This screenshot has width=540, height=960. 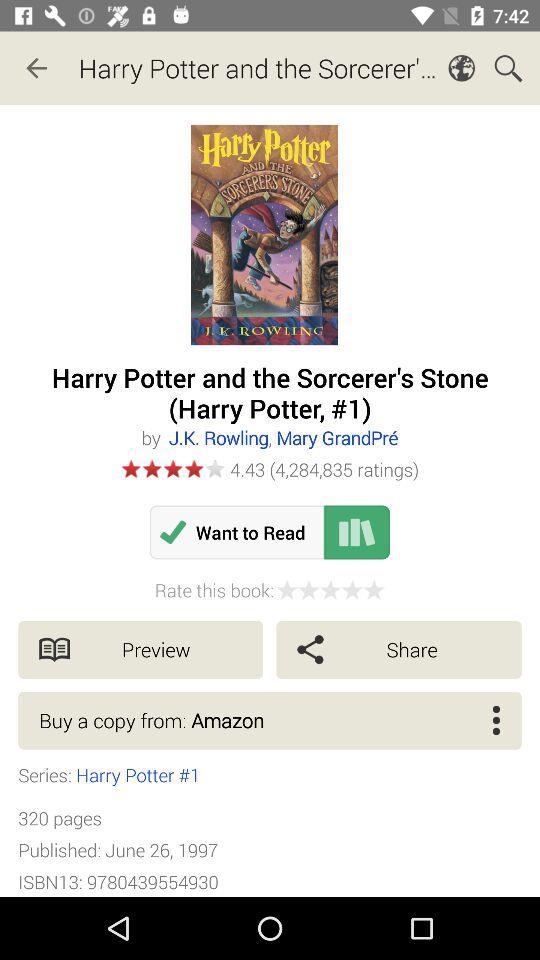 I want to click on the icon to the left of the harry potter and icon, so click(x=36, y=68).